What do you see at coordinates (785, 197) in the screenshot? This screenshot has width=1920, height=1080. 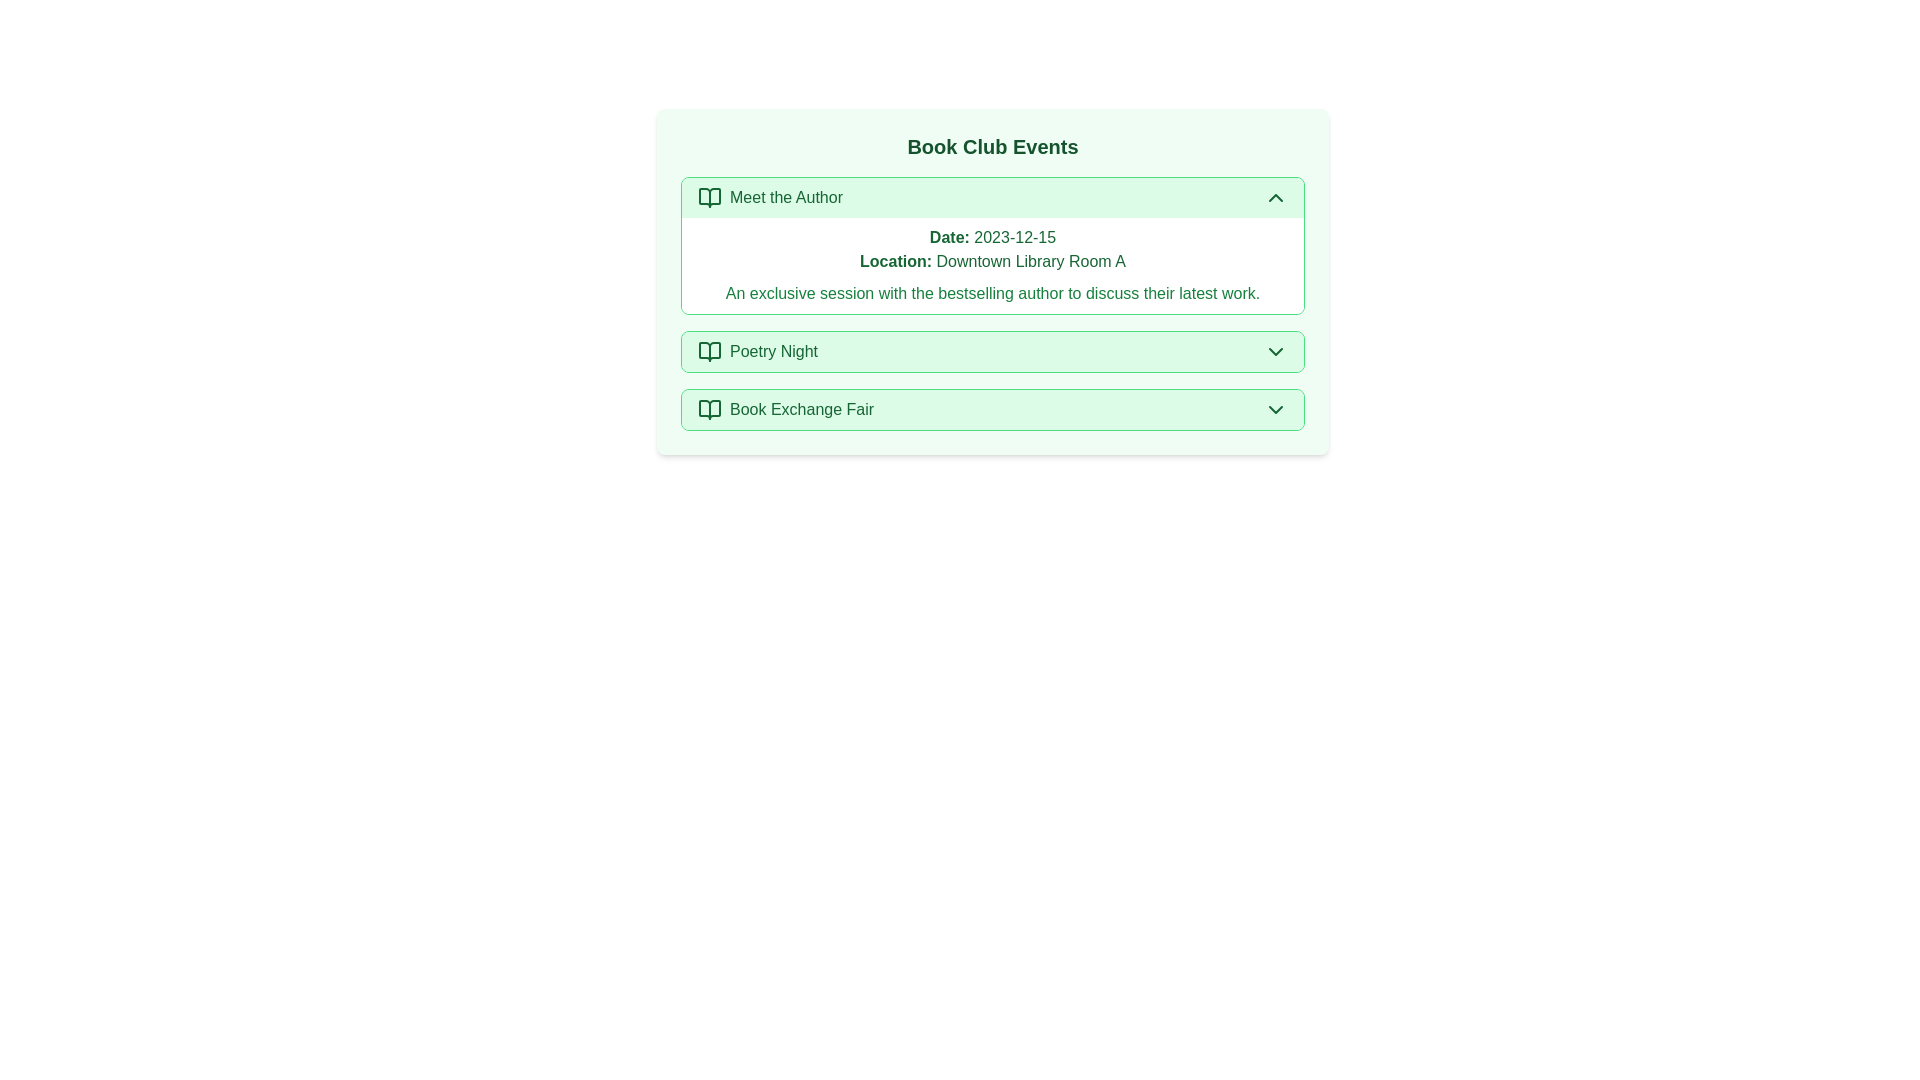 I see `text label indicating the 'Meet the Author' event, located at the top of the event entry card, to the right of the book icon` at bounding box center [785, 197].